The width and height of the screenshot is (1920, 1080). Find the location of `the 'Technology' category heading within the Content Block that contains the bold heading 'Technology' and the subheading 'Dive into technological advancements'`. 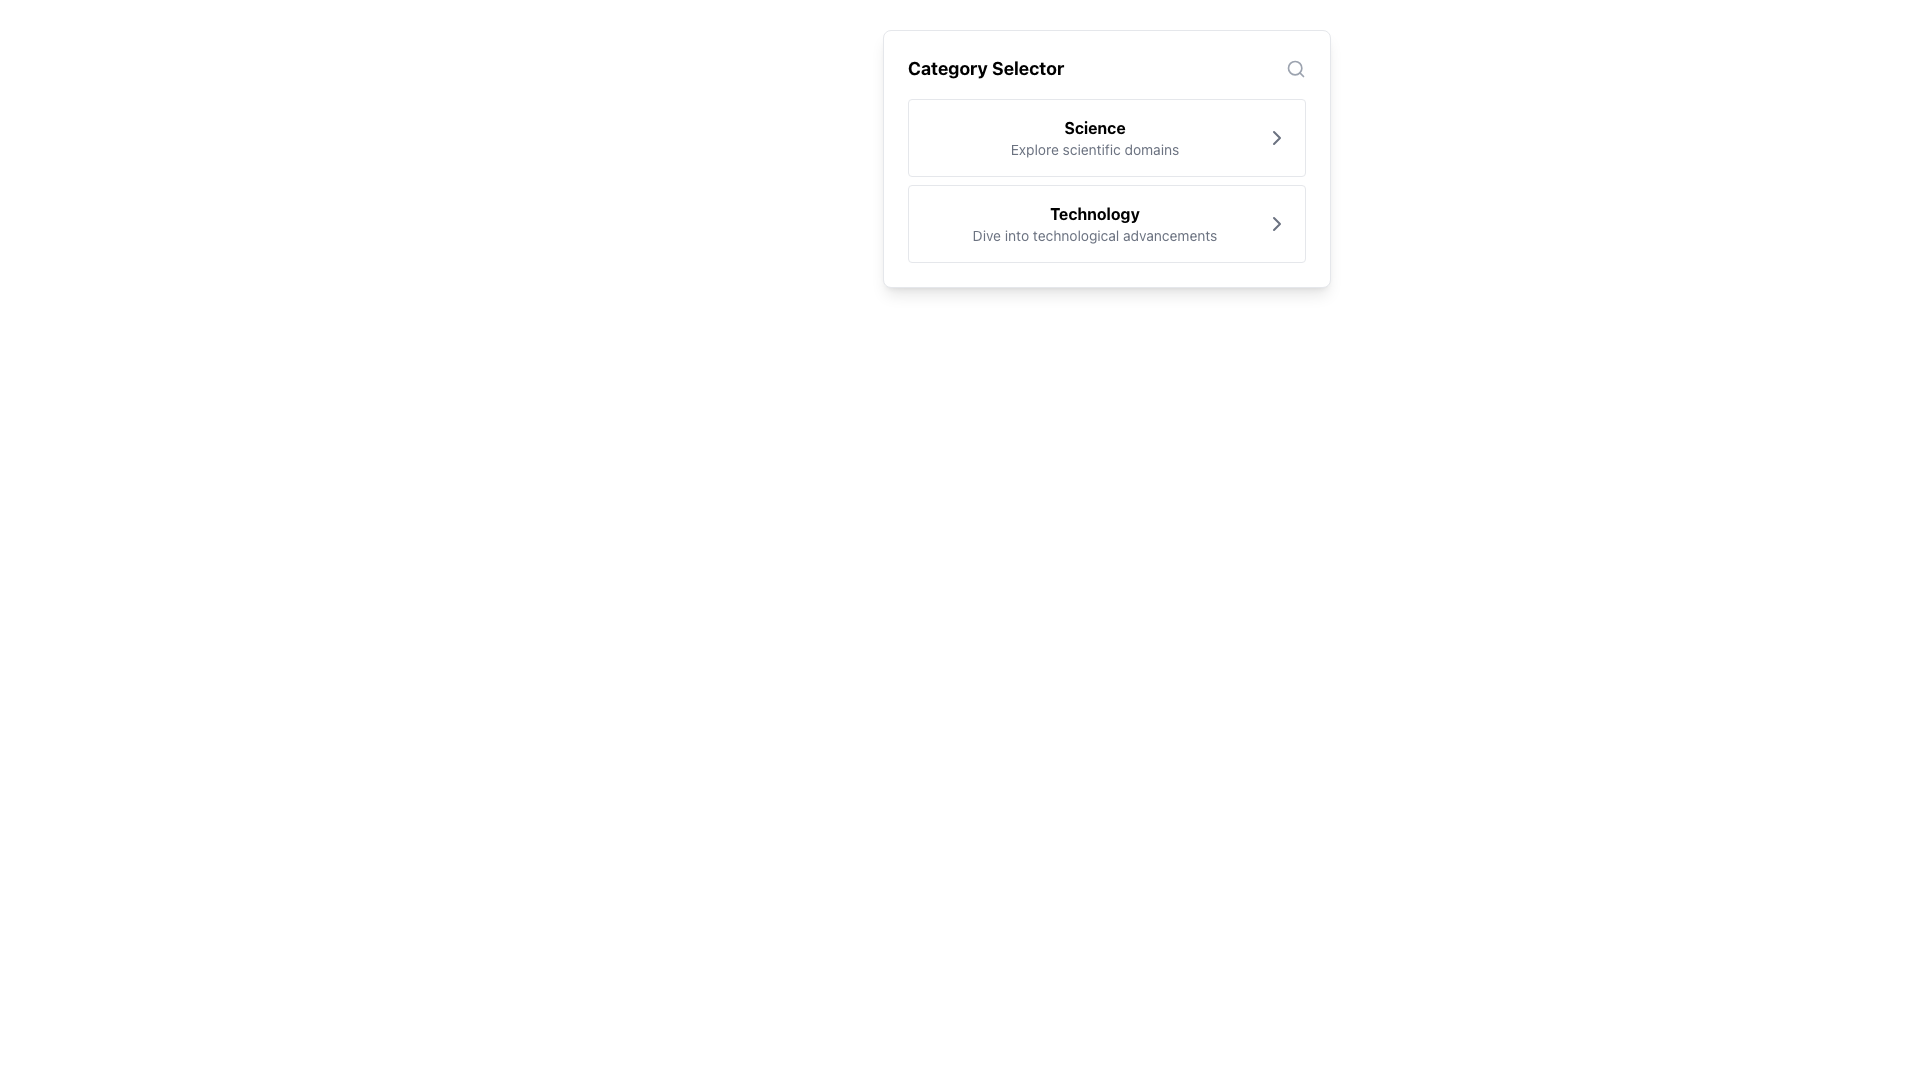

the 'Technology' category heading within the Content Block that contains the bold heading 'Technology' and the subheading 'Dive into technological advancements' is located at coordinates (1093, 223).